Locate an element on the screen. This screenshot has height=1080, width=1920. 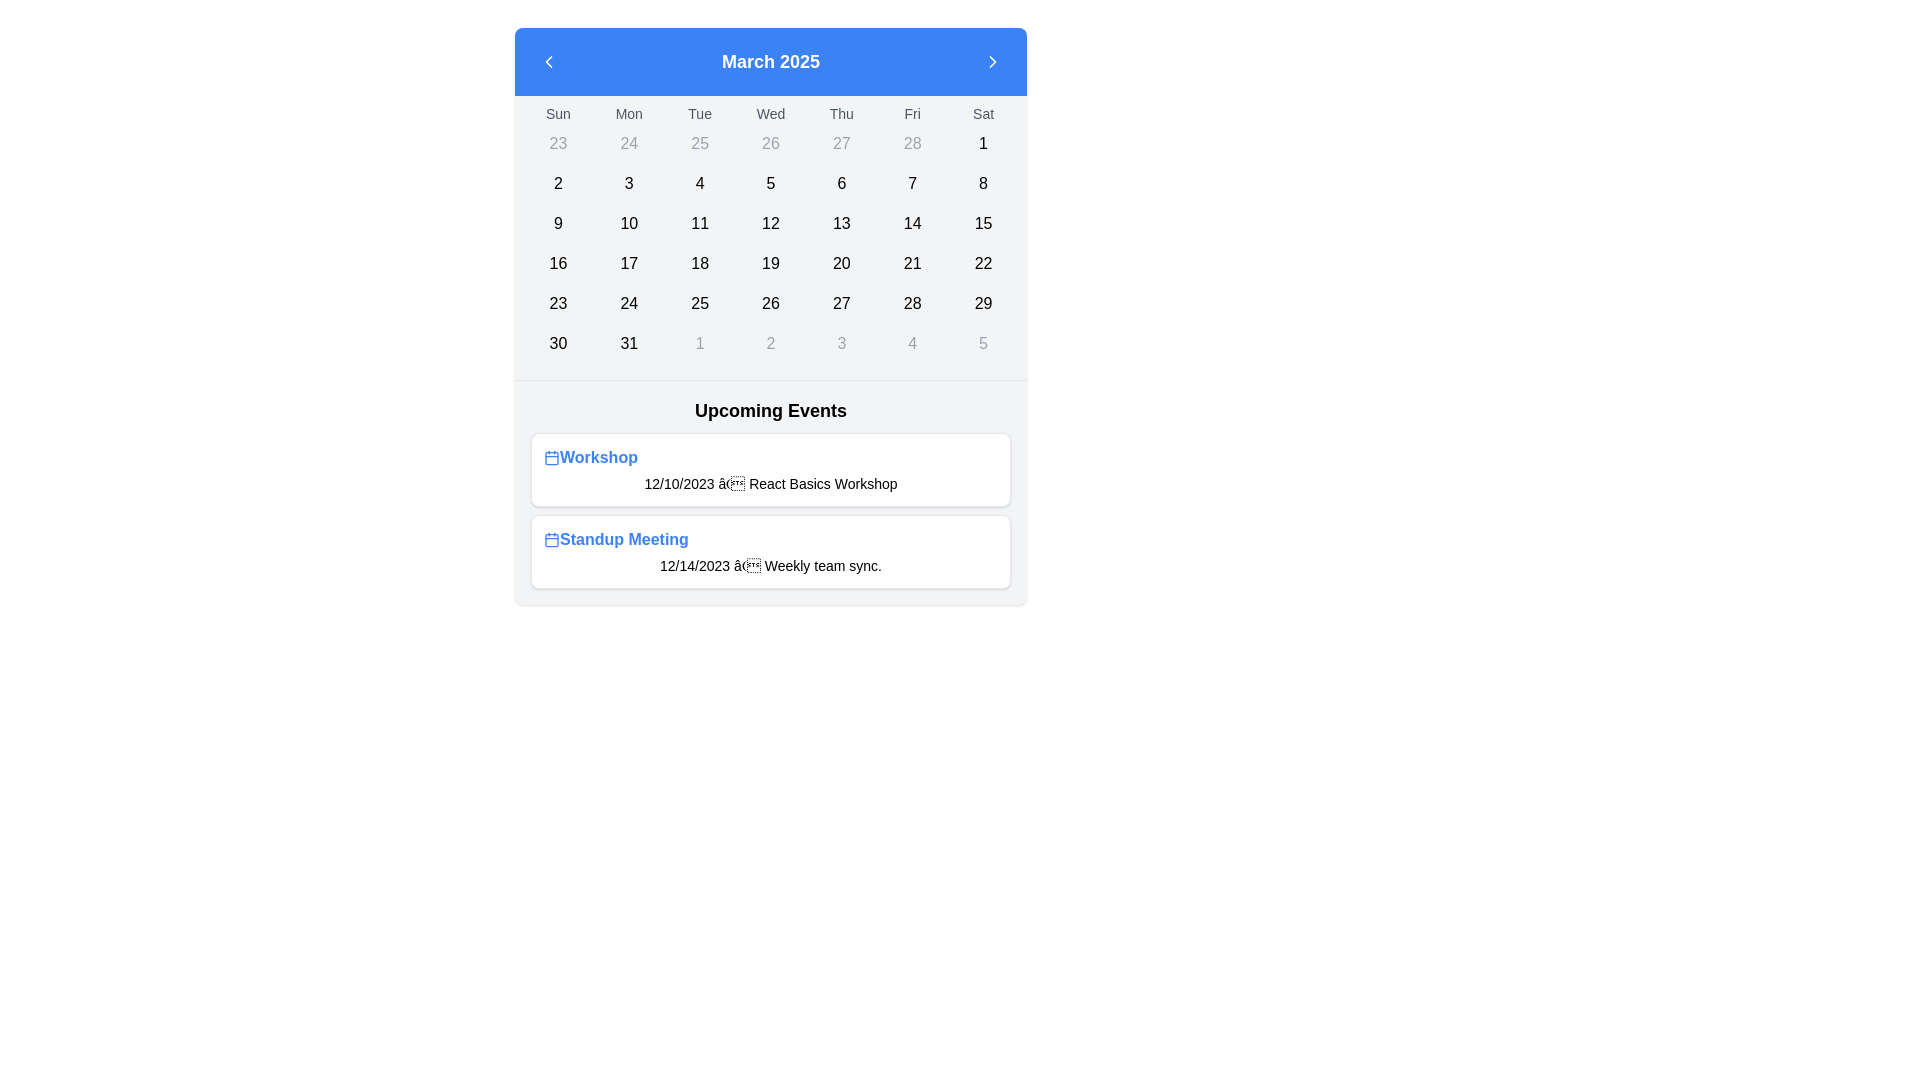
the calendar day button representing Saturday is located at coordinates (983, 342).